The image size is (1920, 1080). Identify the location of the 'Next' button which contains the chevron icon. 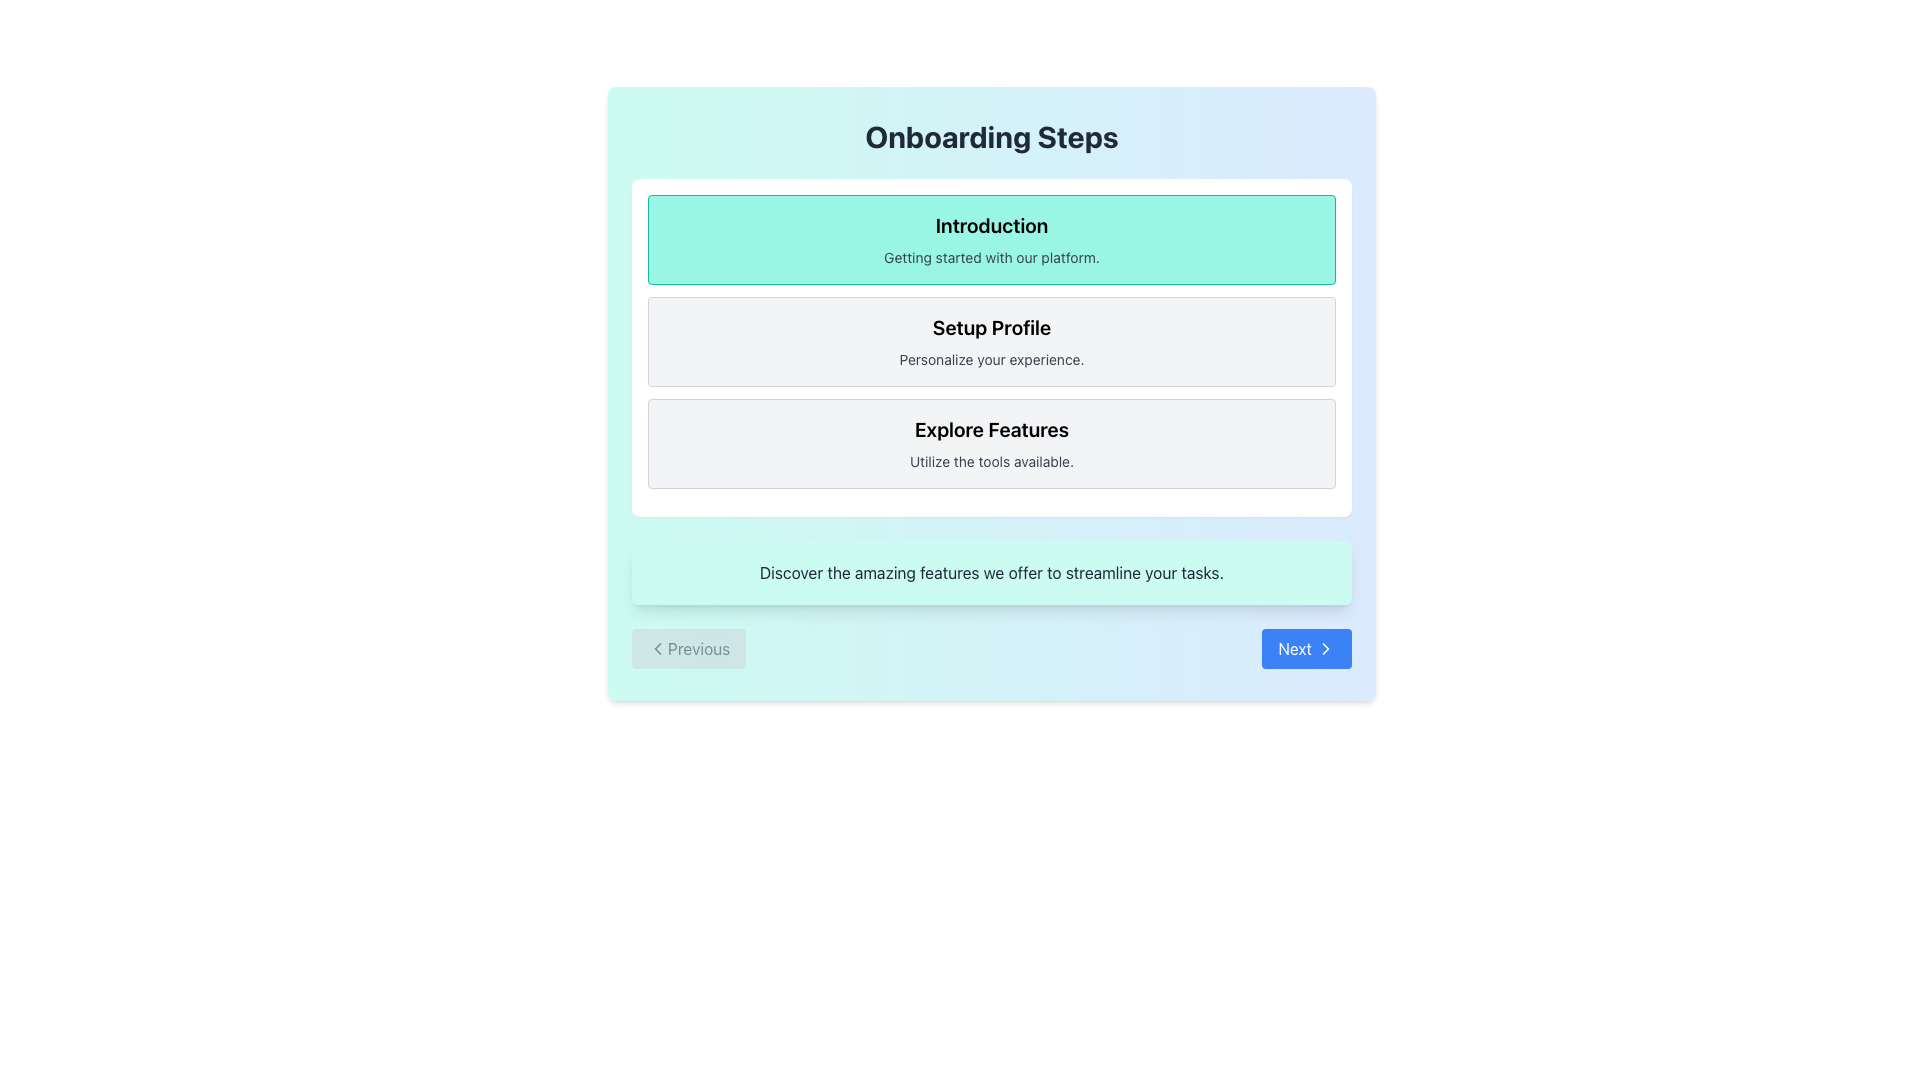
(1325, 648).